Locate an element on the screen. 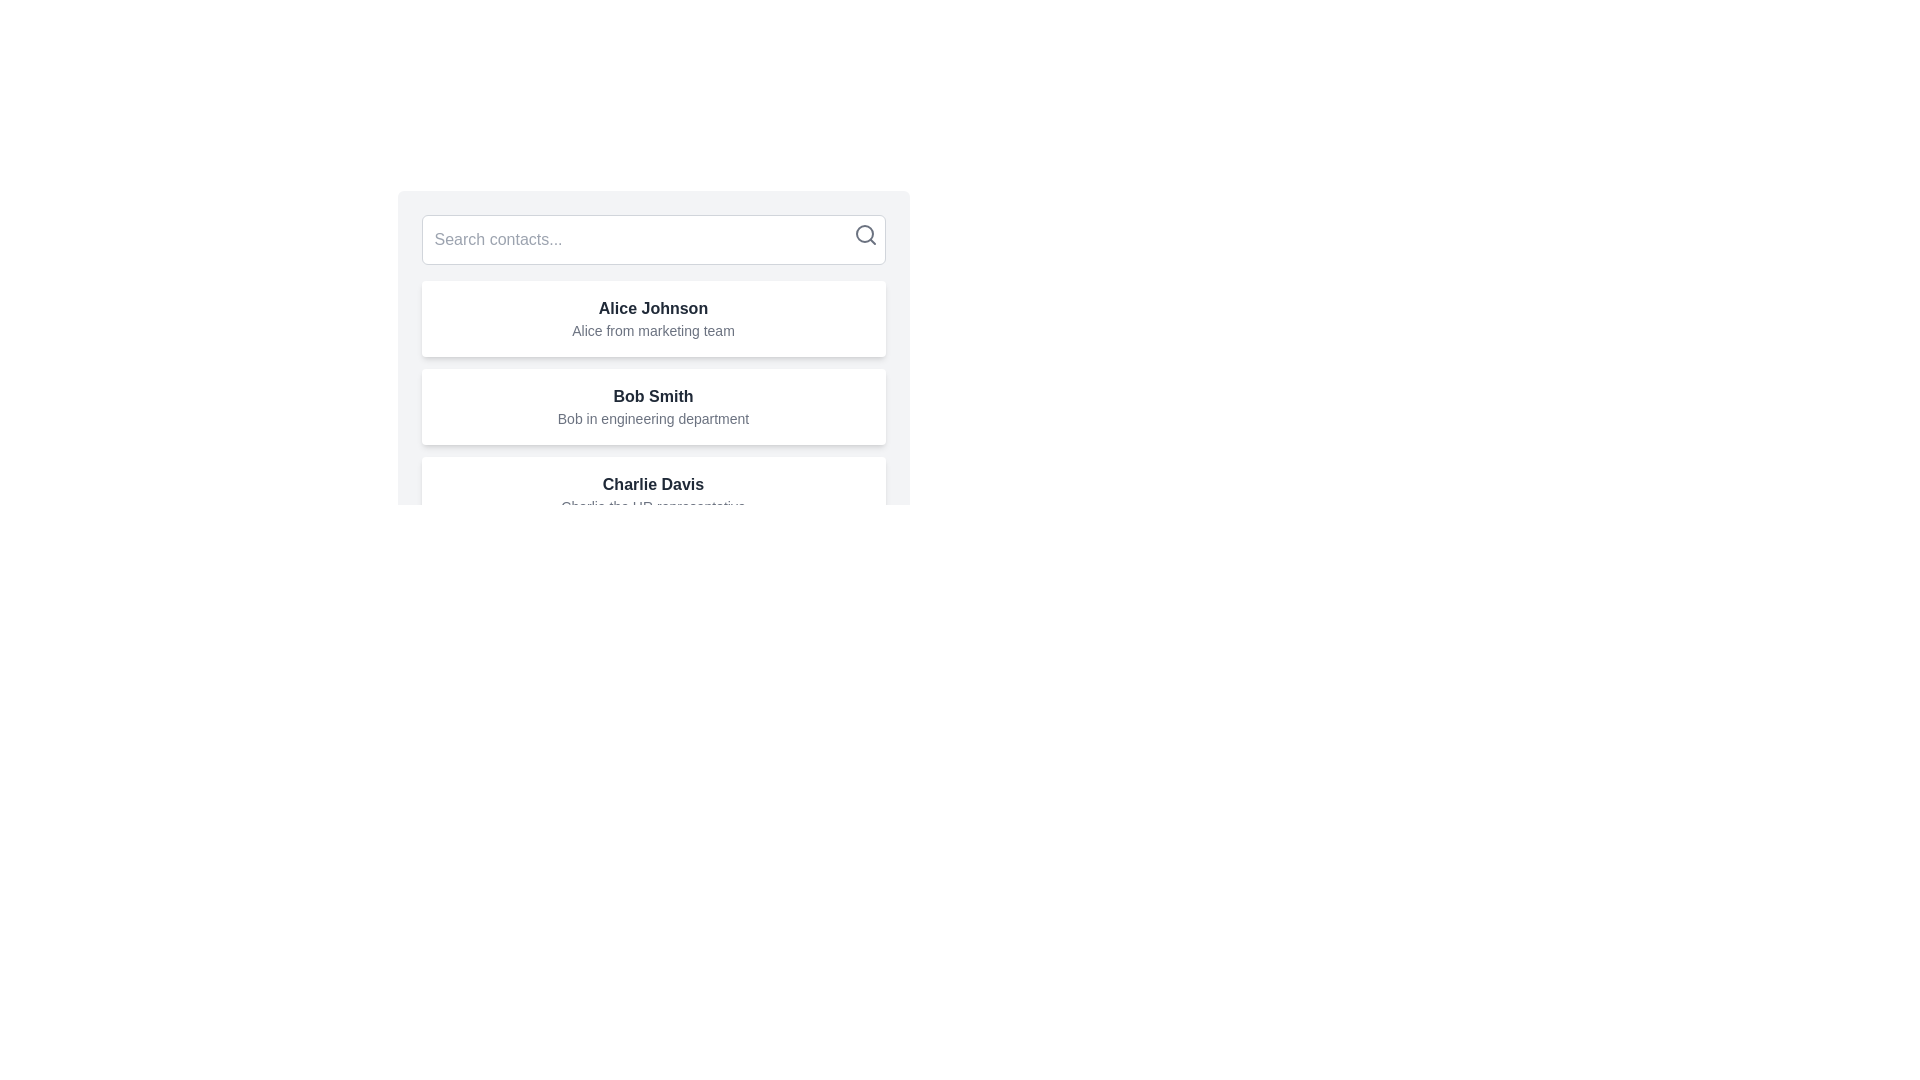 The width and height of the screenshot is (1920, 1080). the list item for 'Bob Smith' which describes his role as 'Bob in engineering department.' This item is the second of three stacked blocks located between 'Alice Johnson' and 'Charlie Davis.' is located at coordinates (653, 374).